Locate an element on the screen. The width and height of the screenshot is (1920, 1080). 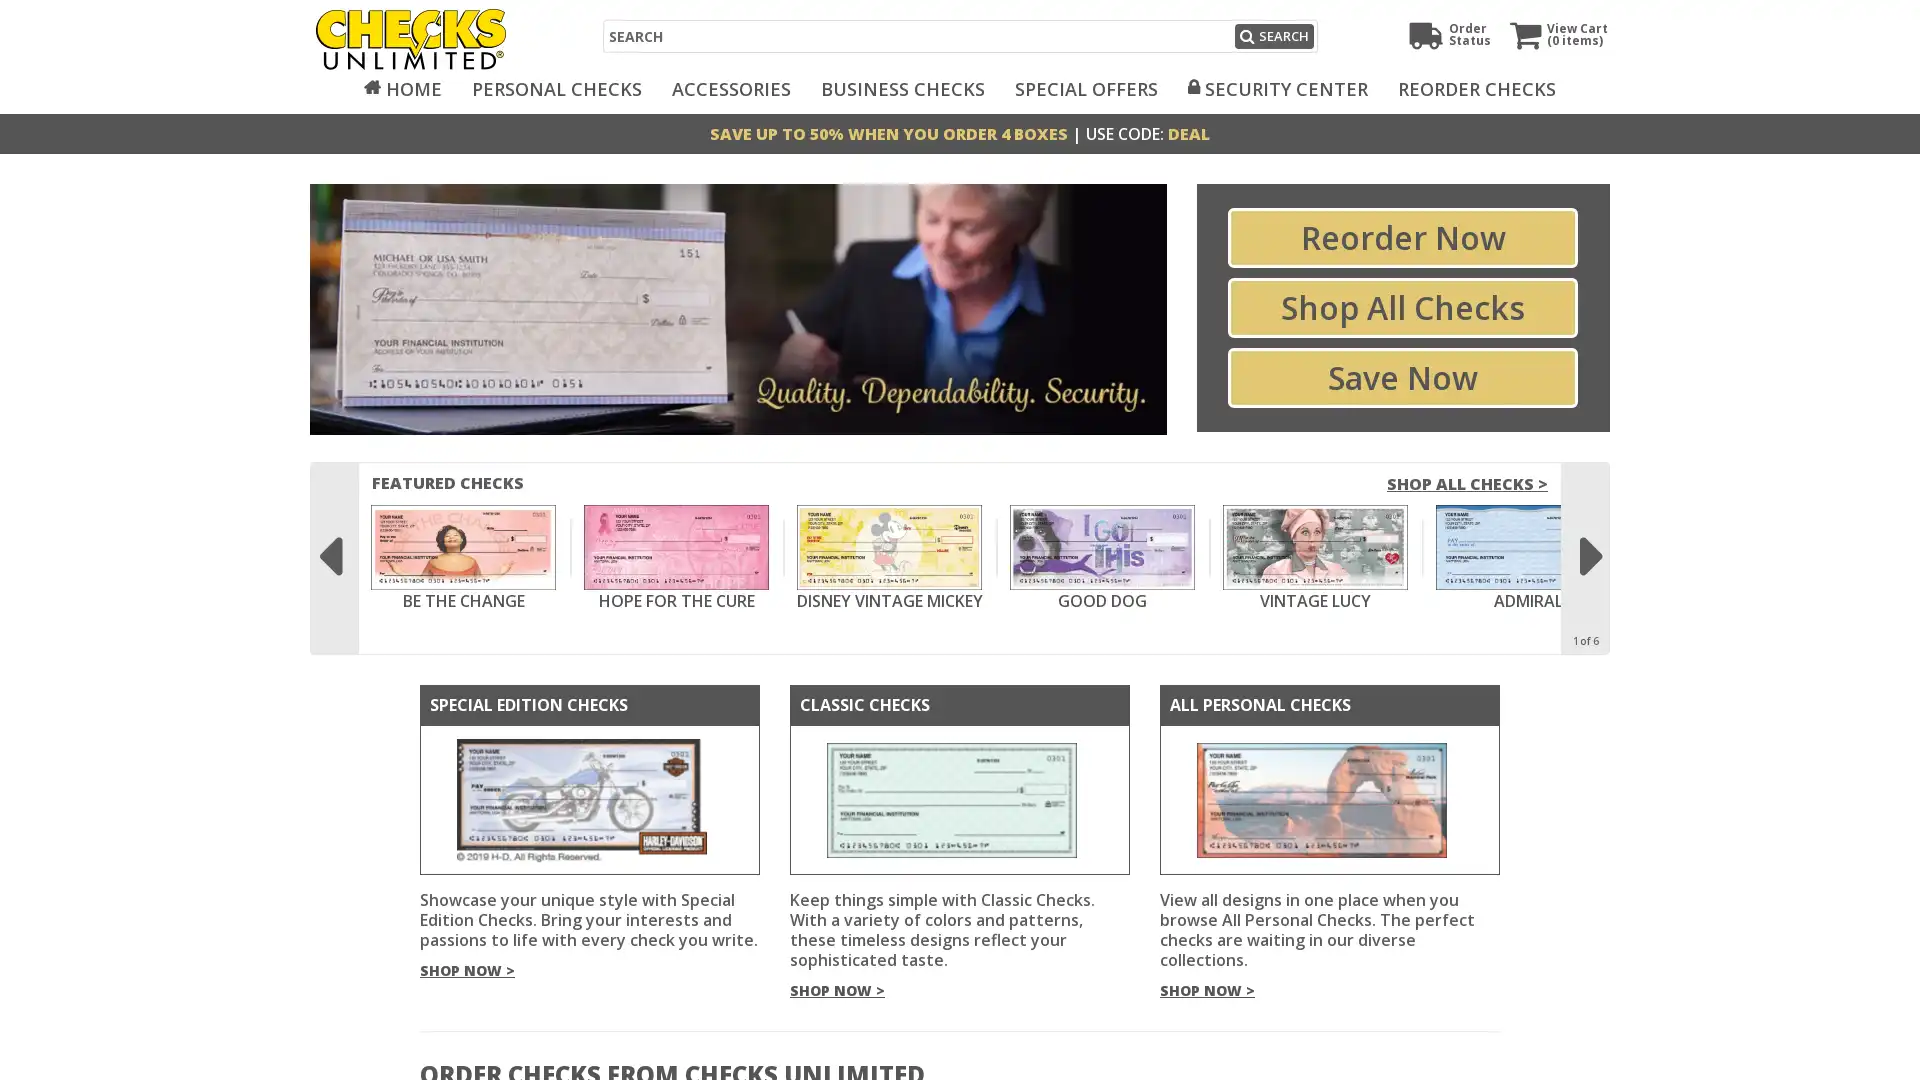
SEARCH is located at coordinates (1272, 36).